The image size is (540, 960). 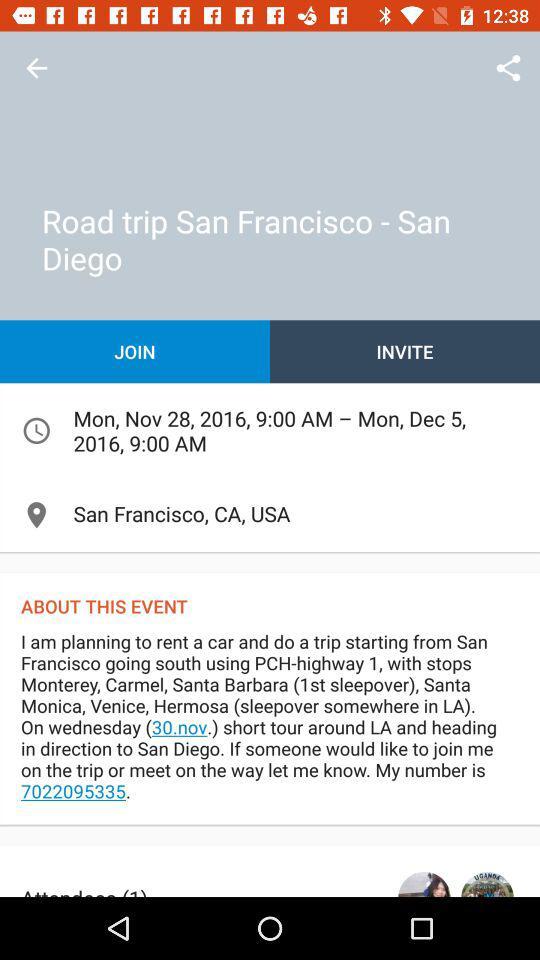 I want to click on item on the right, so click(x=405, y=351).